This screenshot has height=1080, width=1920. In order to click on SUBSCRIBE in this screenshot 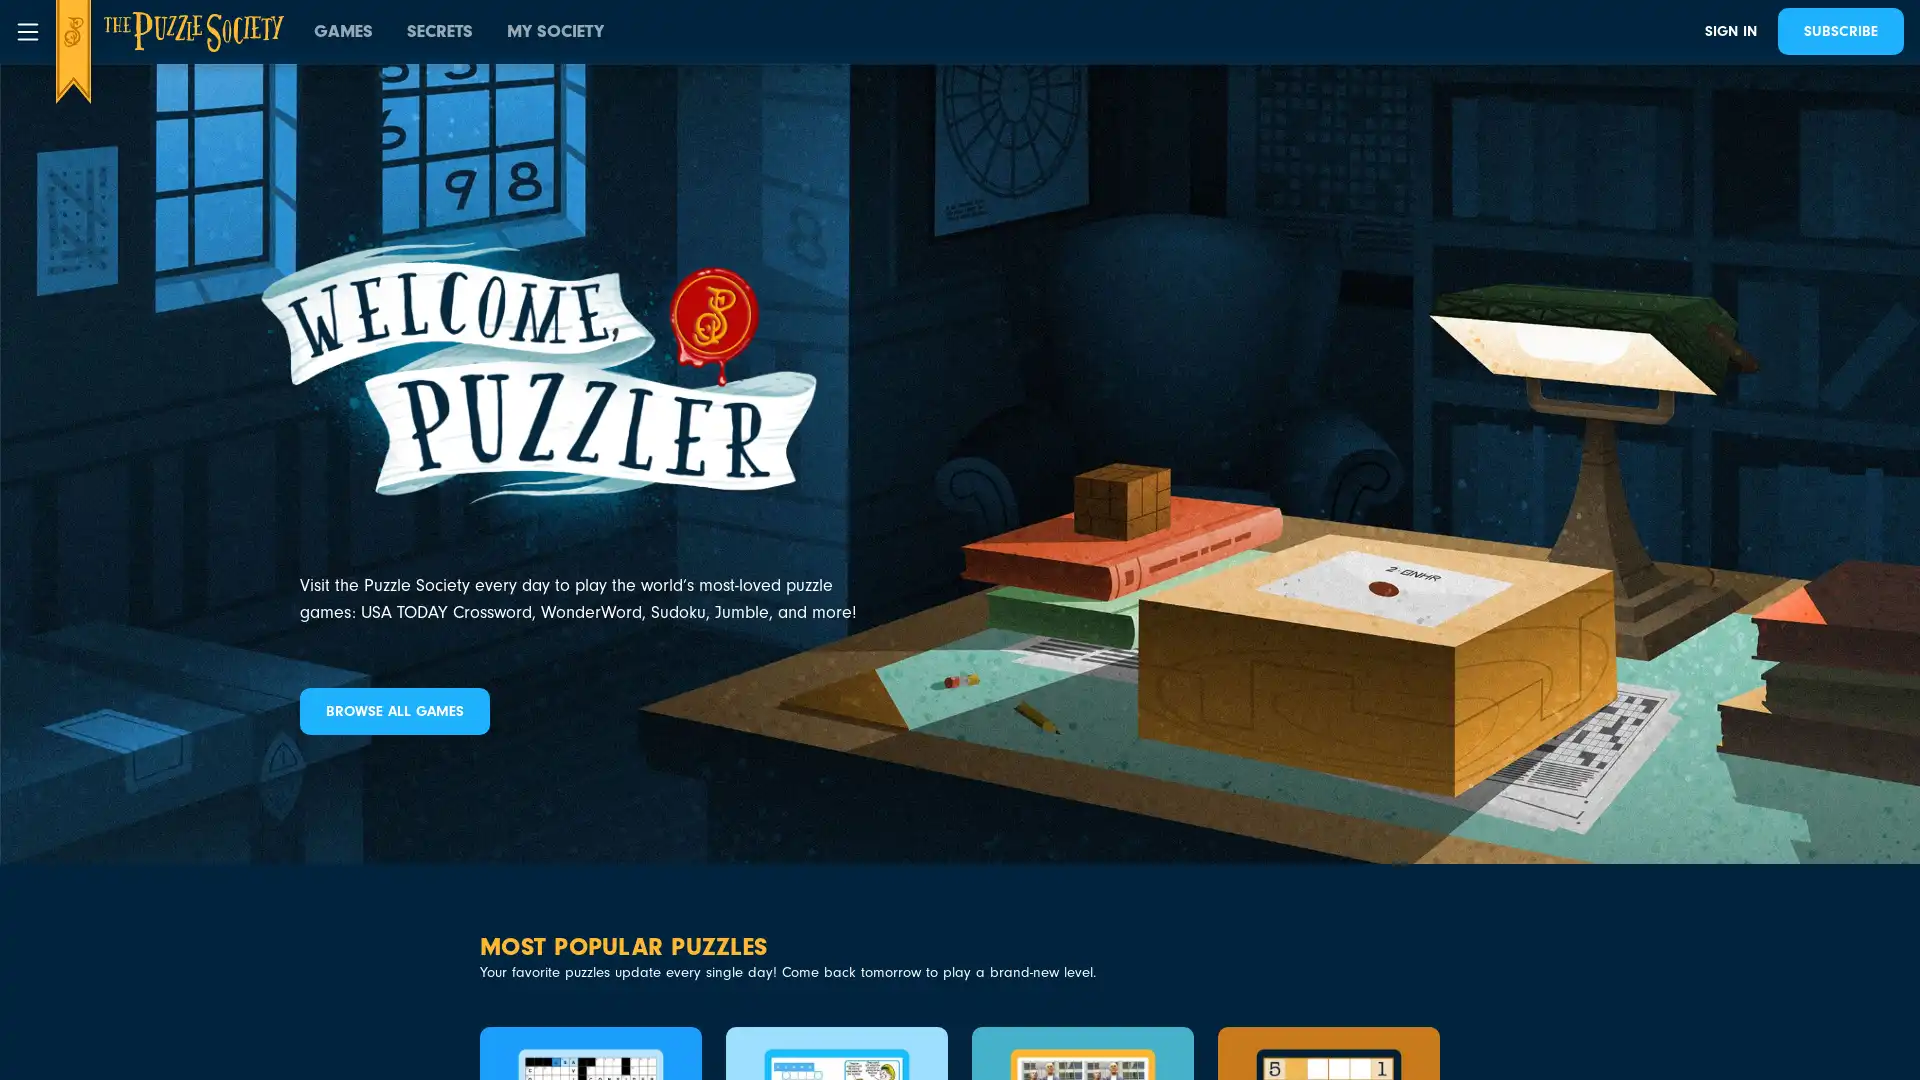, I will do `click(1840, 31)`.